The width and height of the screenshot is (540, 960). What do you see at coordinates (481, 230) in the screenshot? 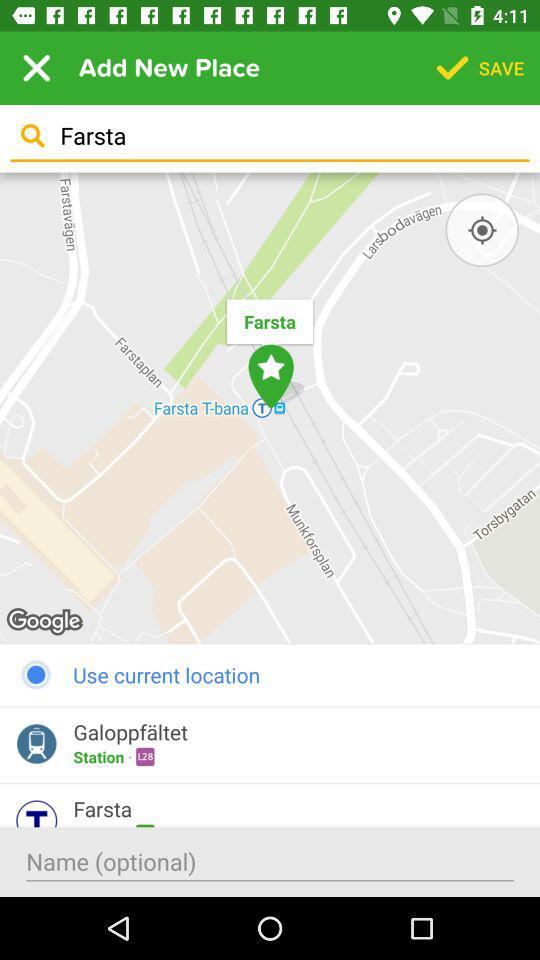
I see `item above the use current location icon` at bounding box center [481, 230].